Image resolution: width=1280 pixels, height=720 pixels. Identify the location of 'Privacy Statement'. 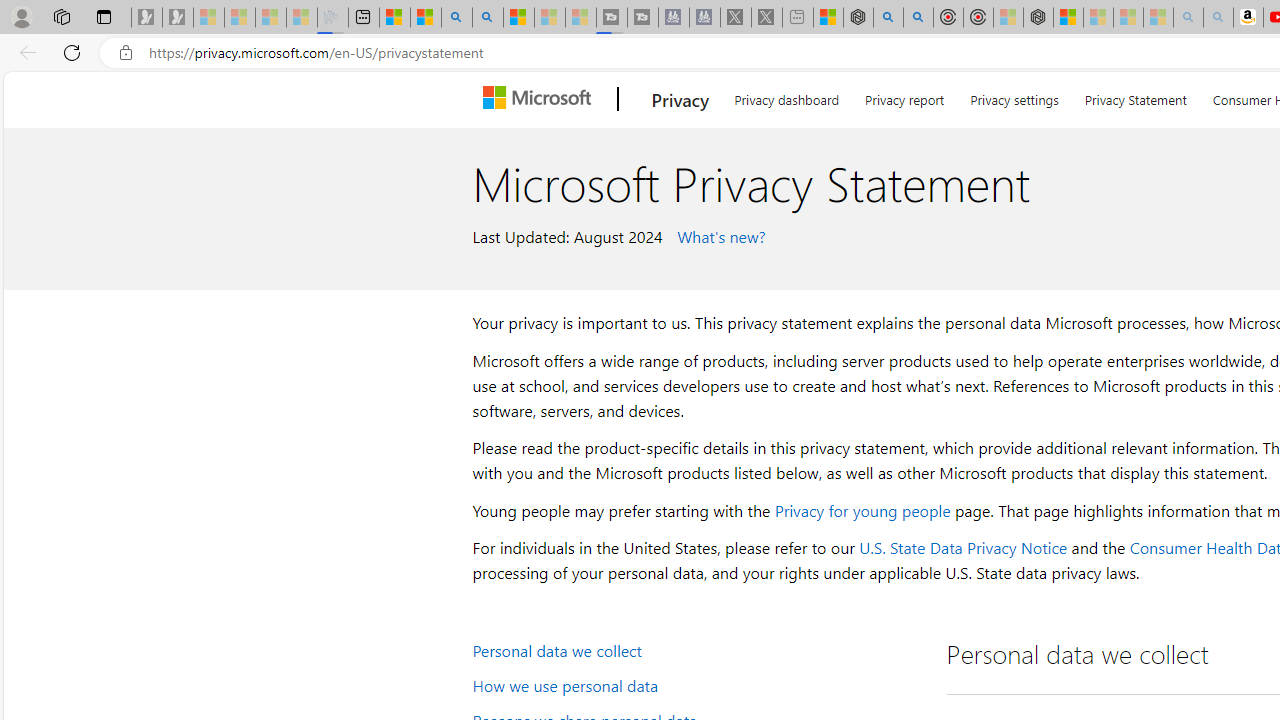
(1136, 96).